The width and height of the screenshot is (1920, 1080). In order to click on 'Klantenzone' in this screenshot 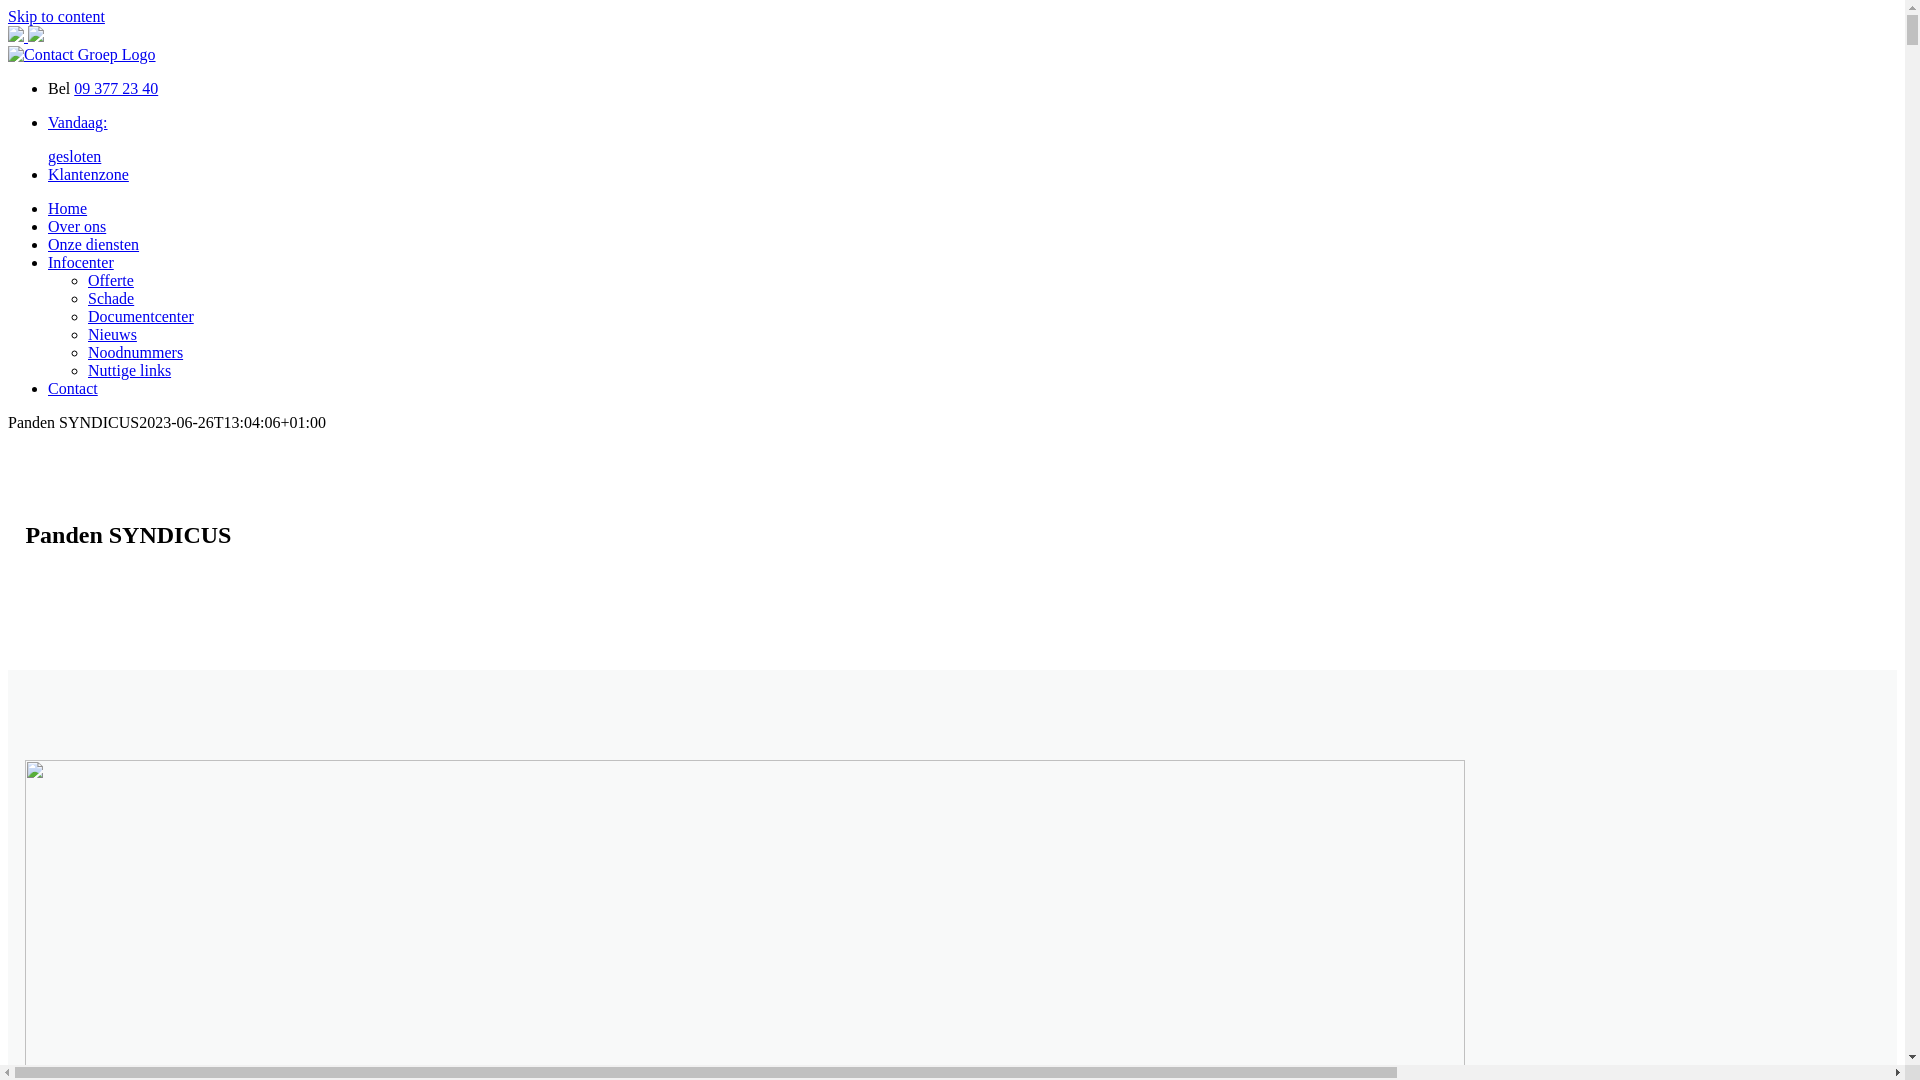, I will do `click(87, 173)`.